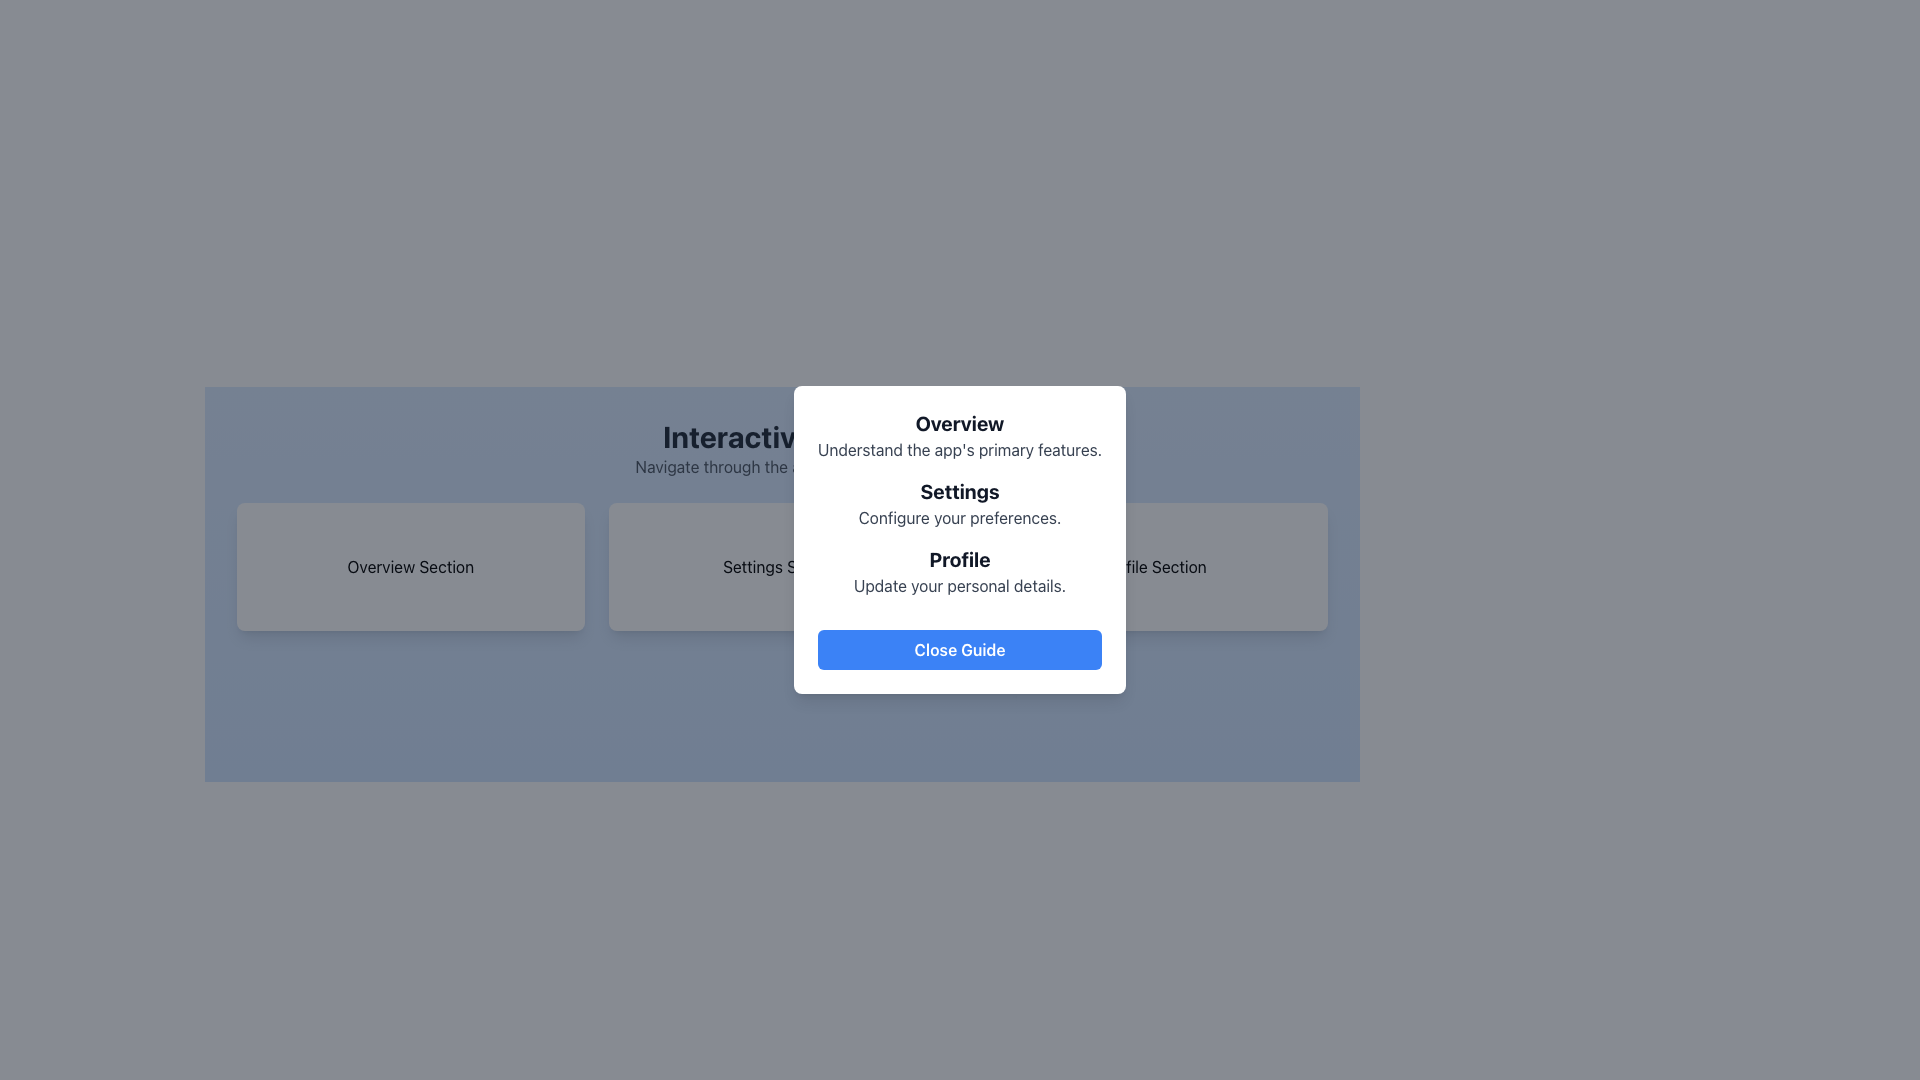 The height and width of the screenshot is (1080, 1920). Describe the element at coordinates (781, 466) in the screenshot. I see `the instructional text label that reads 'Navigate through the app's key features.' located beneath the header 'Interactive Guide'` at that location.